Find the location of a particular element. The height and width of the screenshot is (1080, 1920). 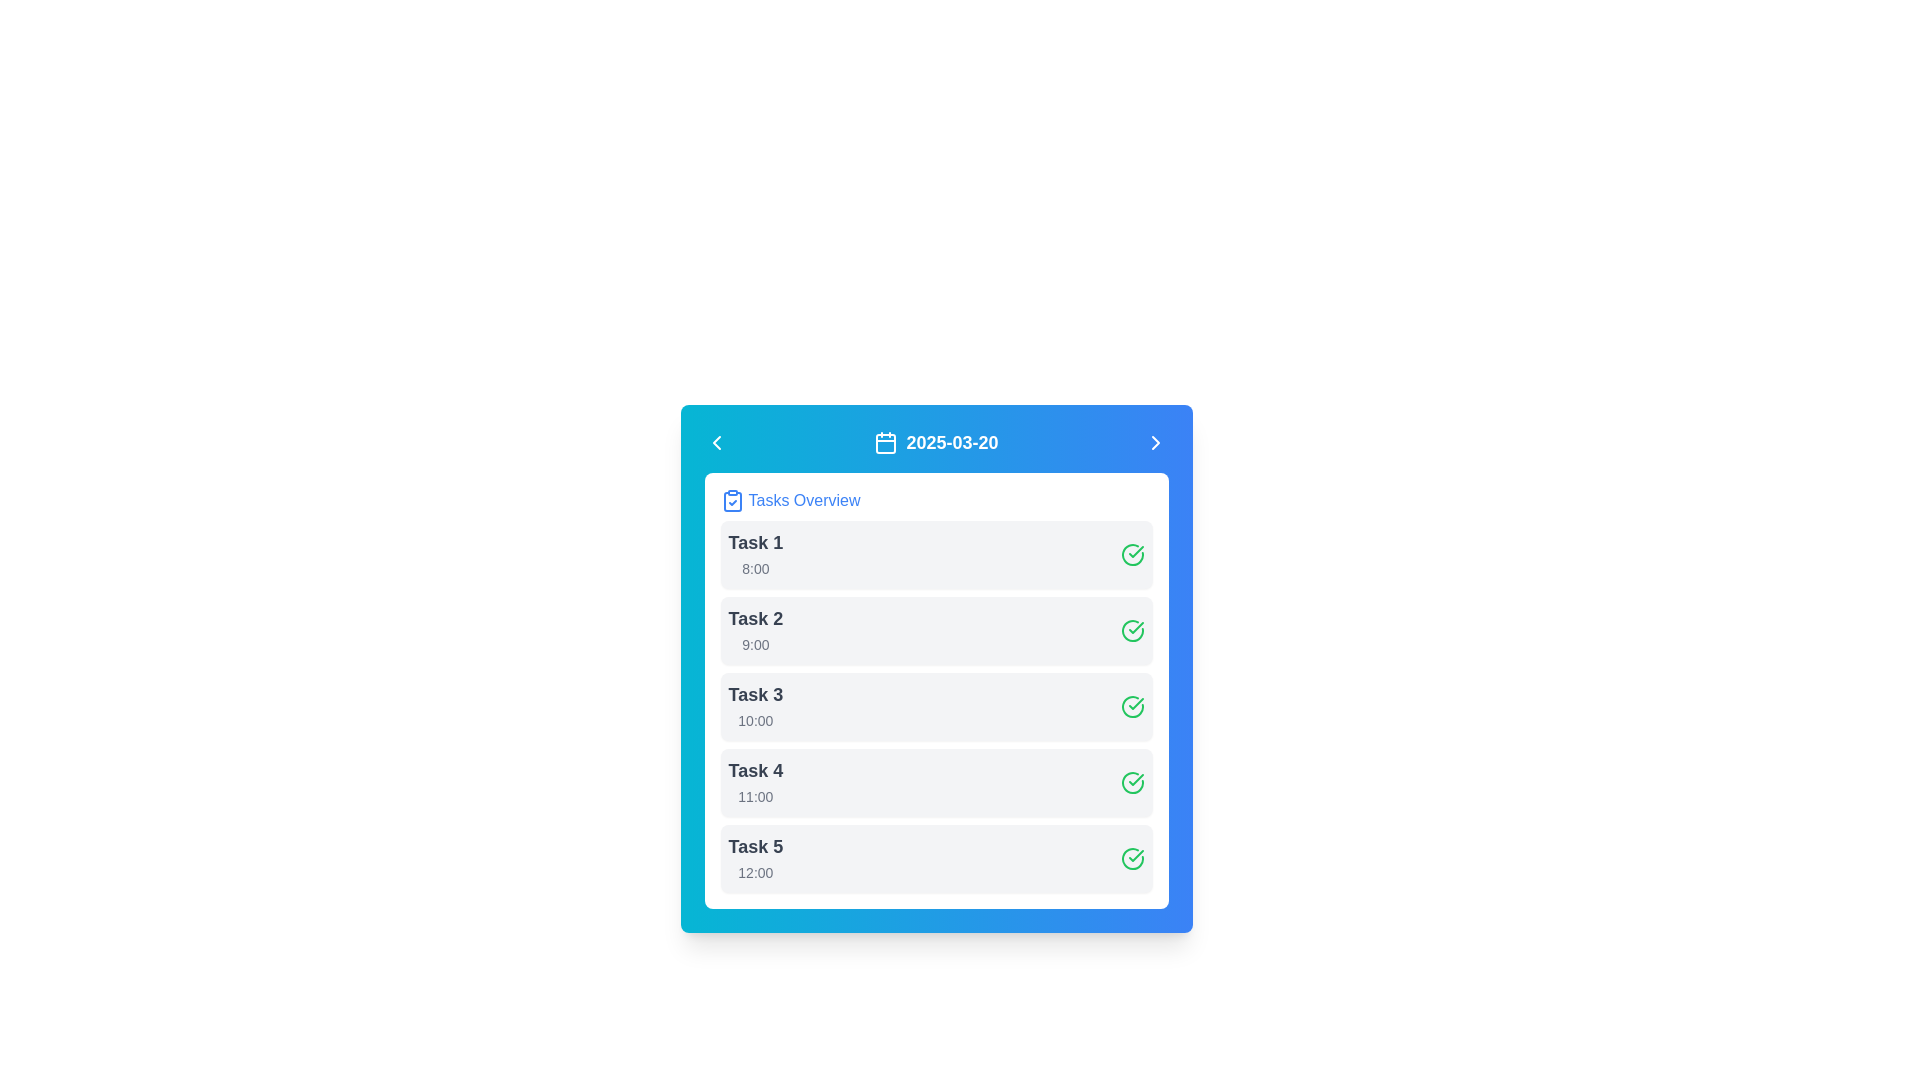

the completion status indicator for 'Task 2', which is located at the rightmost side of the second task row indicating that the task is completed is located at coordinates (1132, 631).